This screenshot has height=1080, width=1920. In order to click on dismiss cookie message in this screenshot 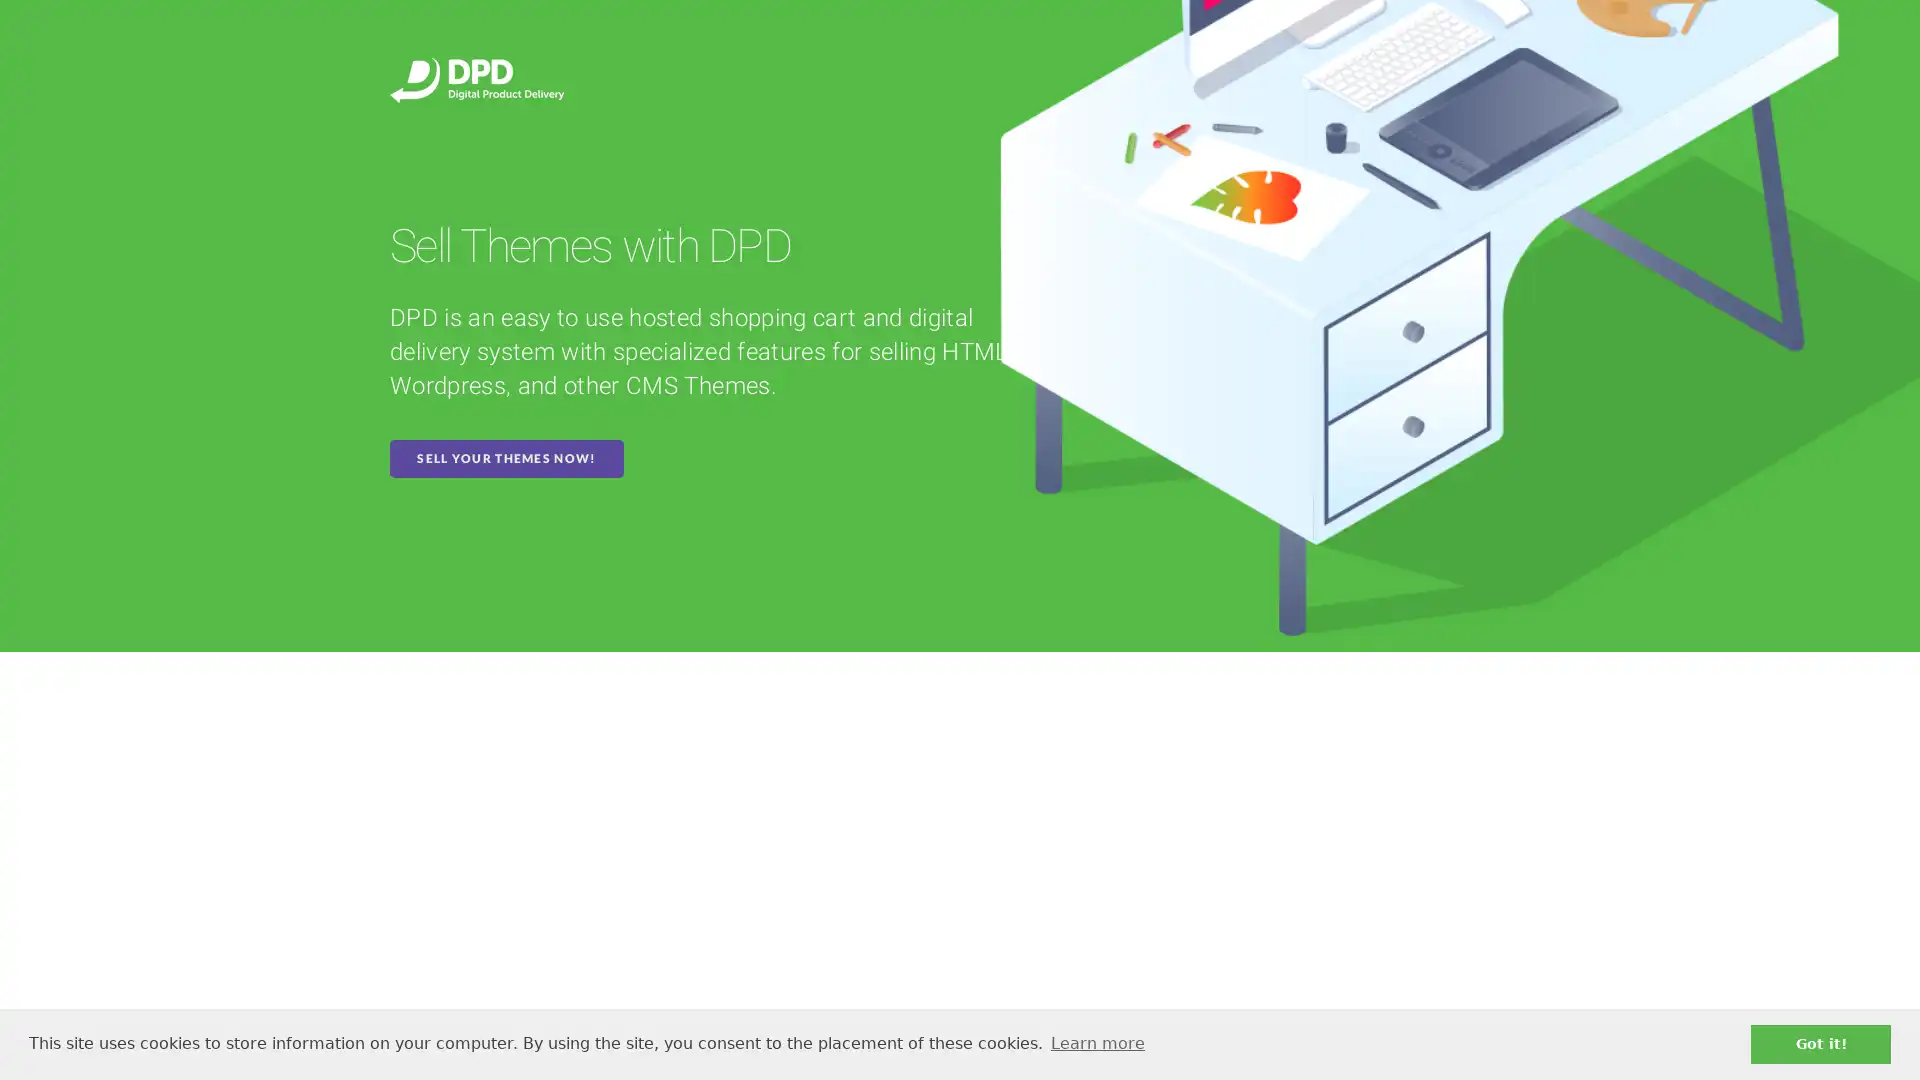, I will do `click(1820, 1043)`.